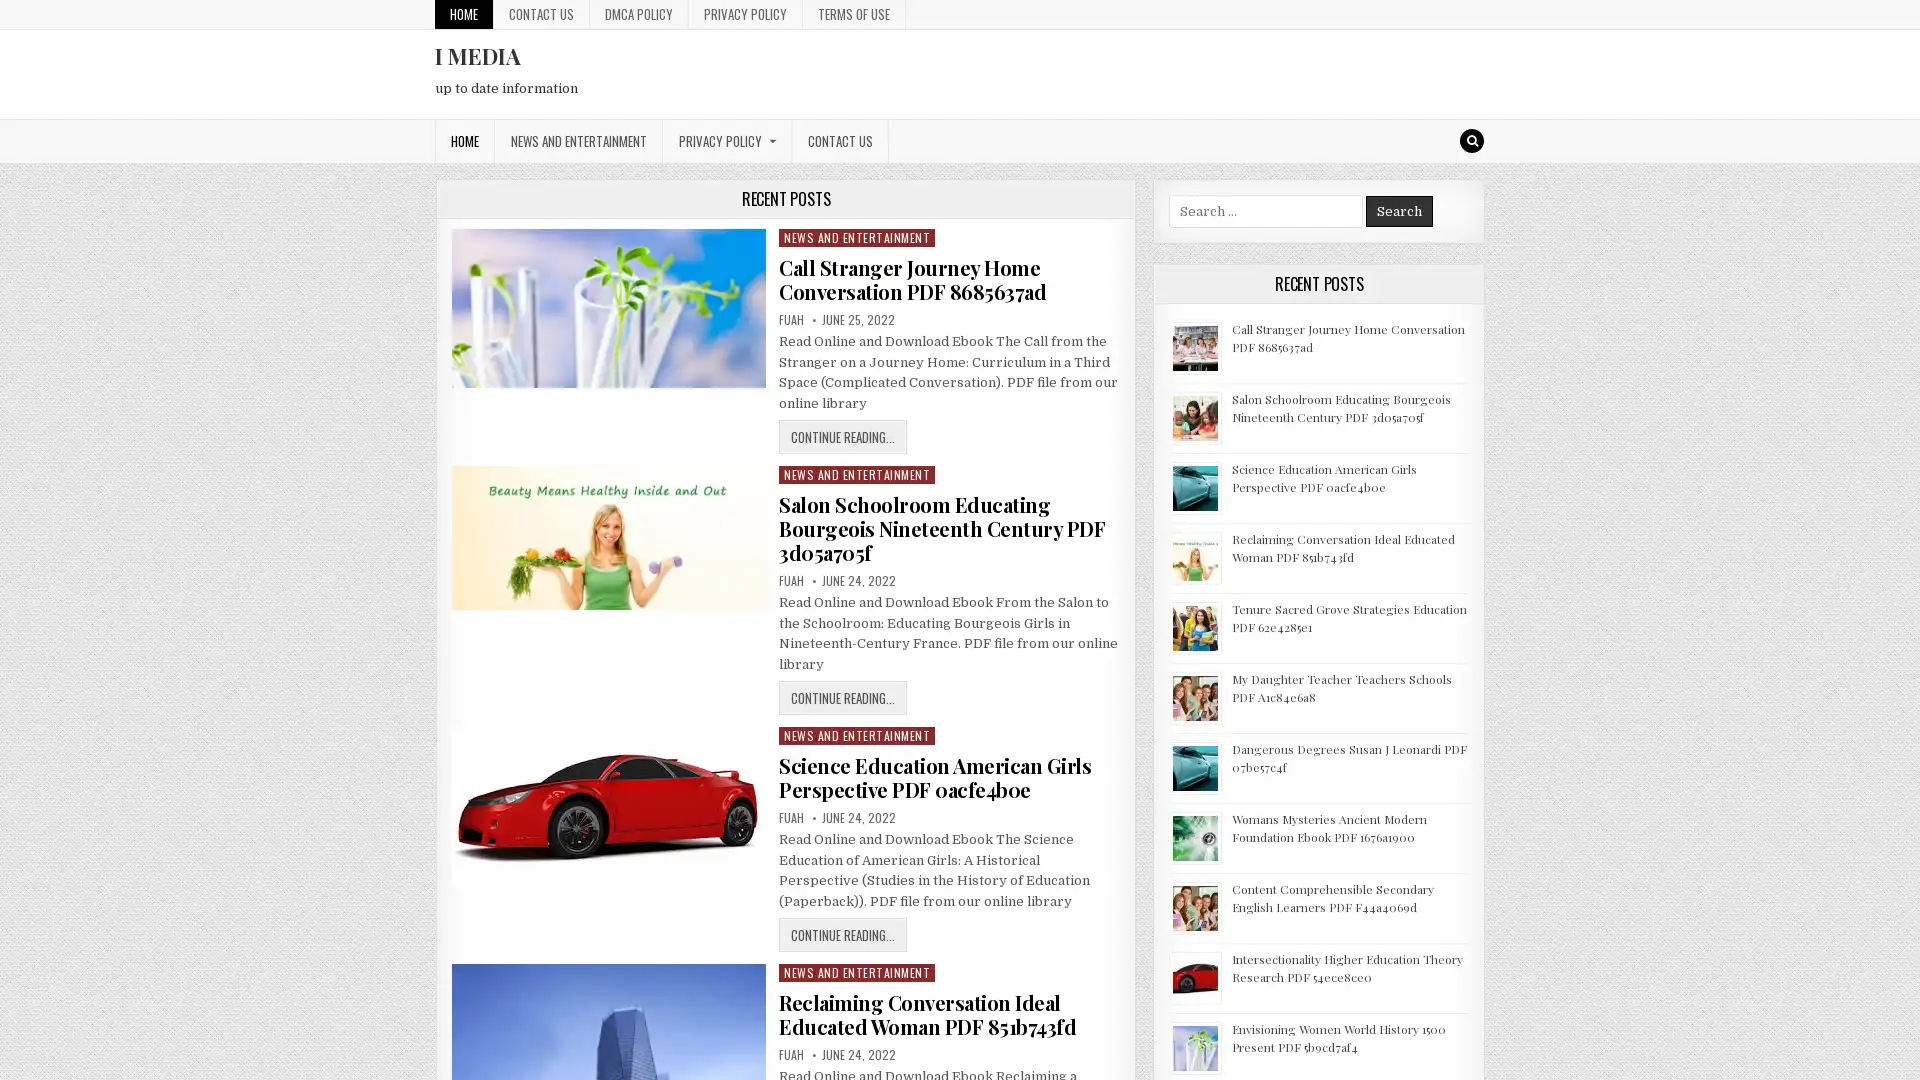  Describe the element at coordinates (1398, 211) in the screenshot. I see `Search` at that location.